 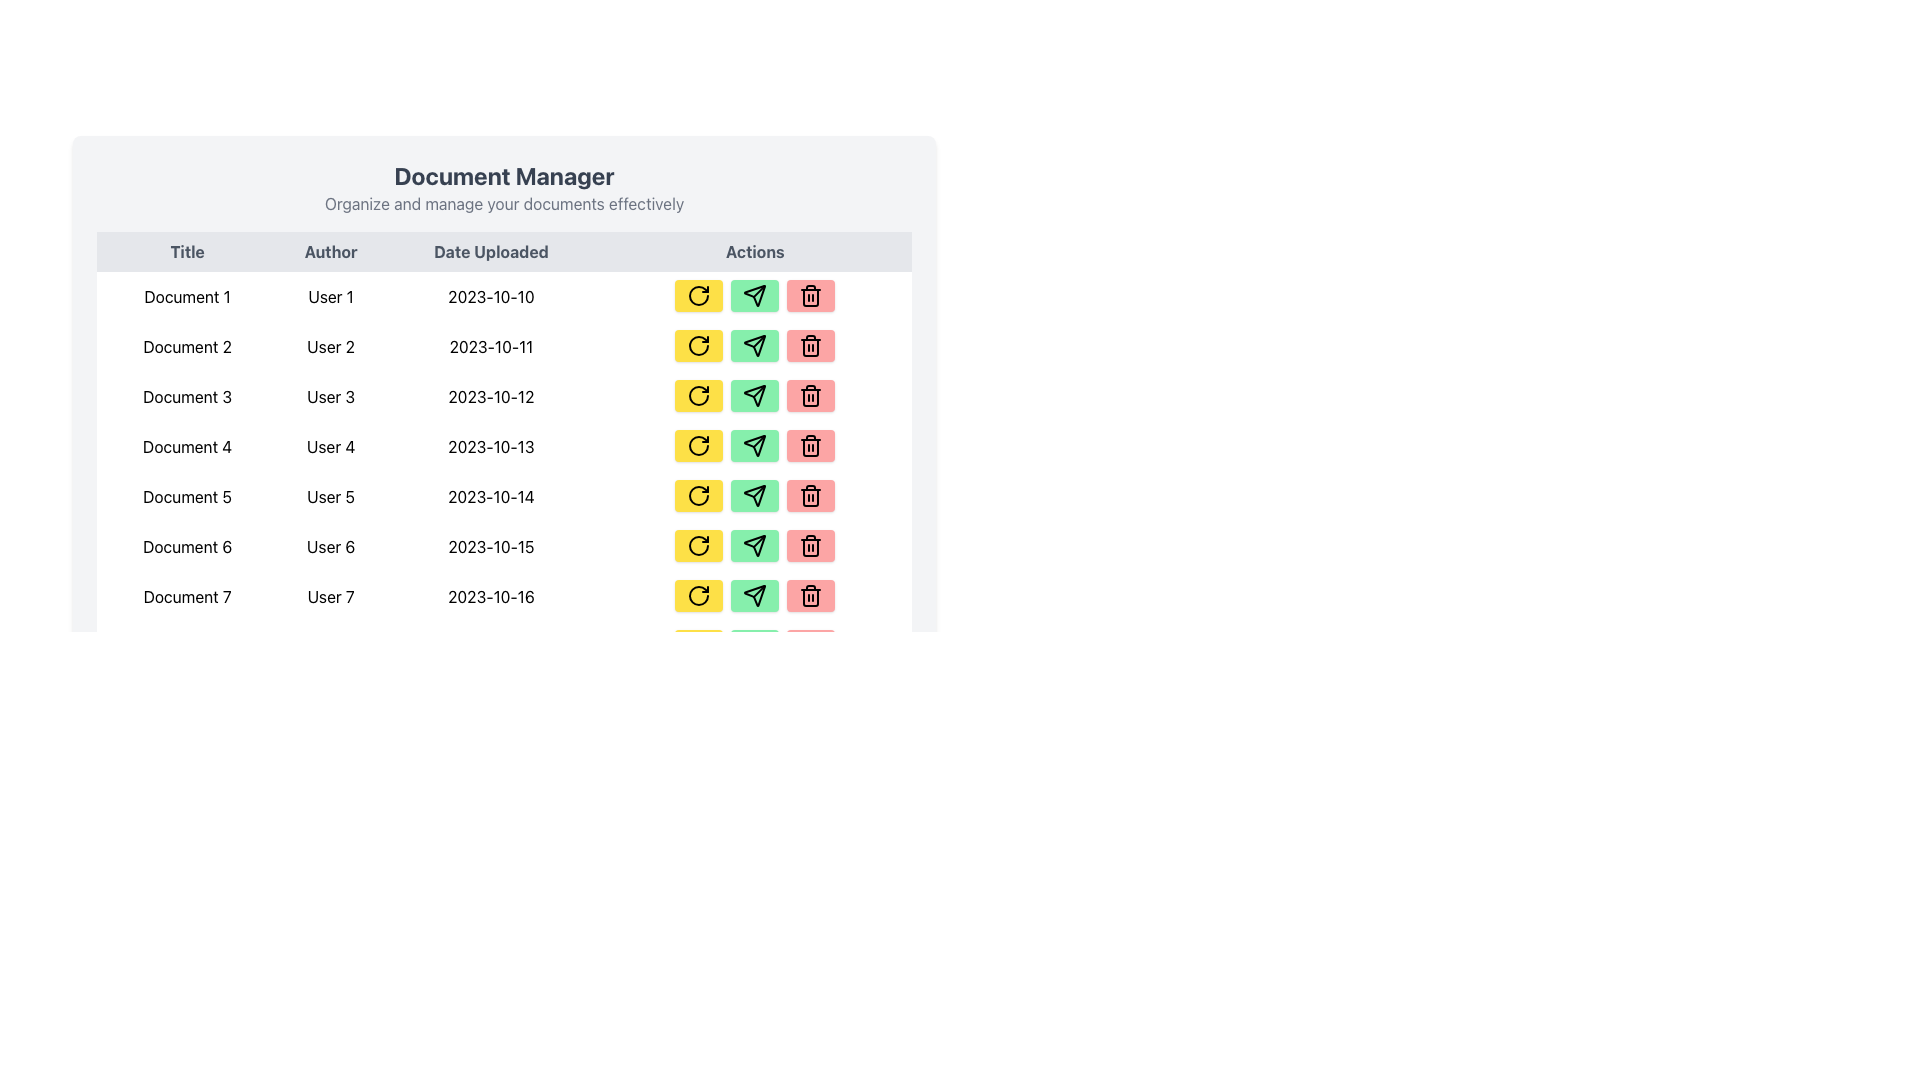 I want to click on the green send button with a black icon in the Actions column for Document 6, so click(x=754, y=547).